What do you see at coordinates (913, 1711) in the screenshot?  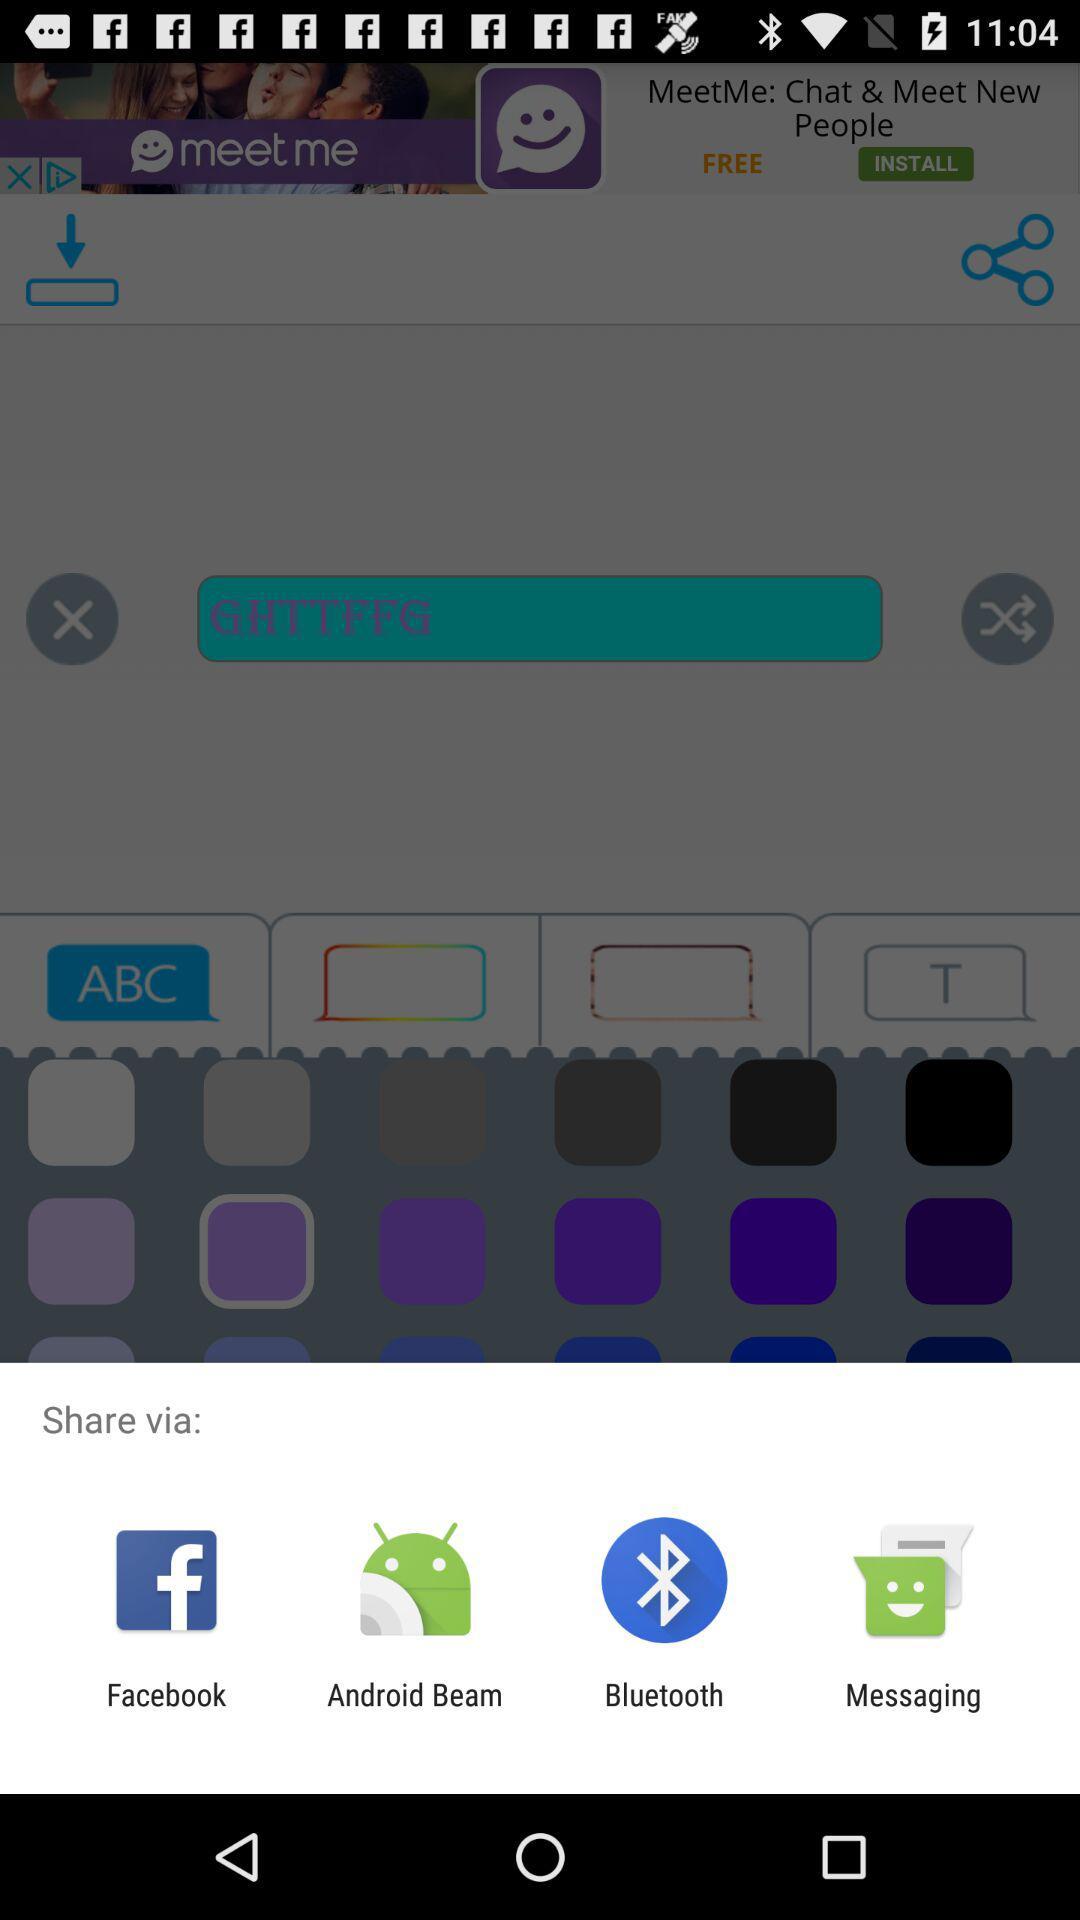 I see `app to the right of bluetooth icon` at bounding box center [913, 1711].